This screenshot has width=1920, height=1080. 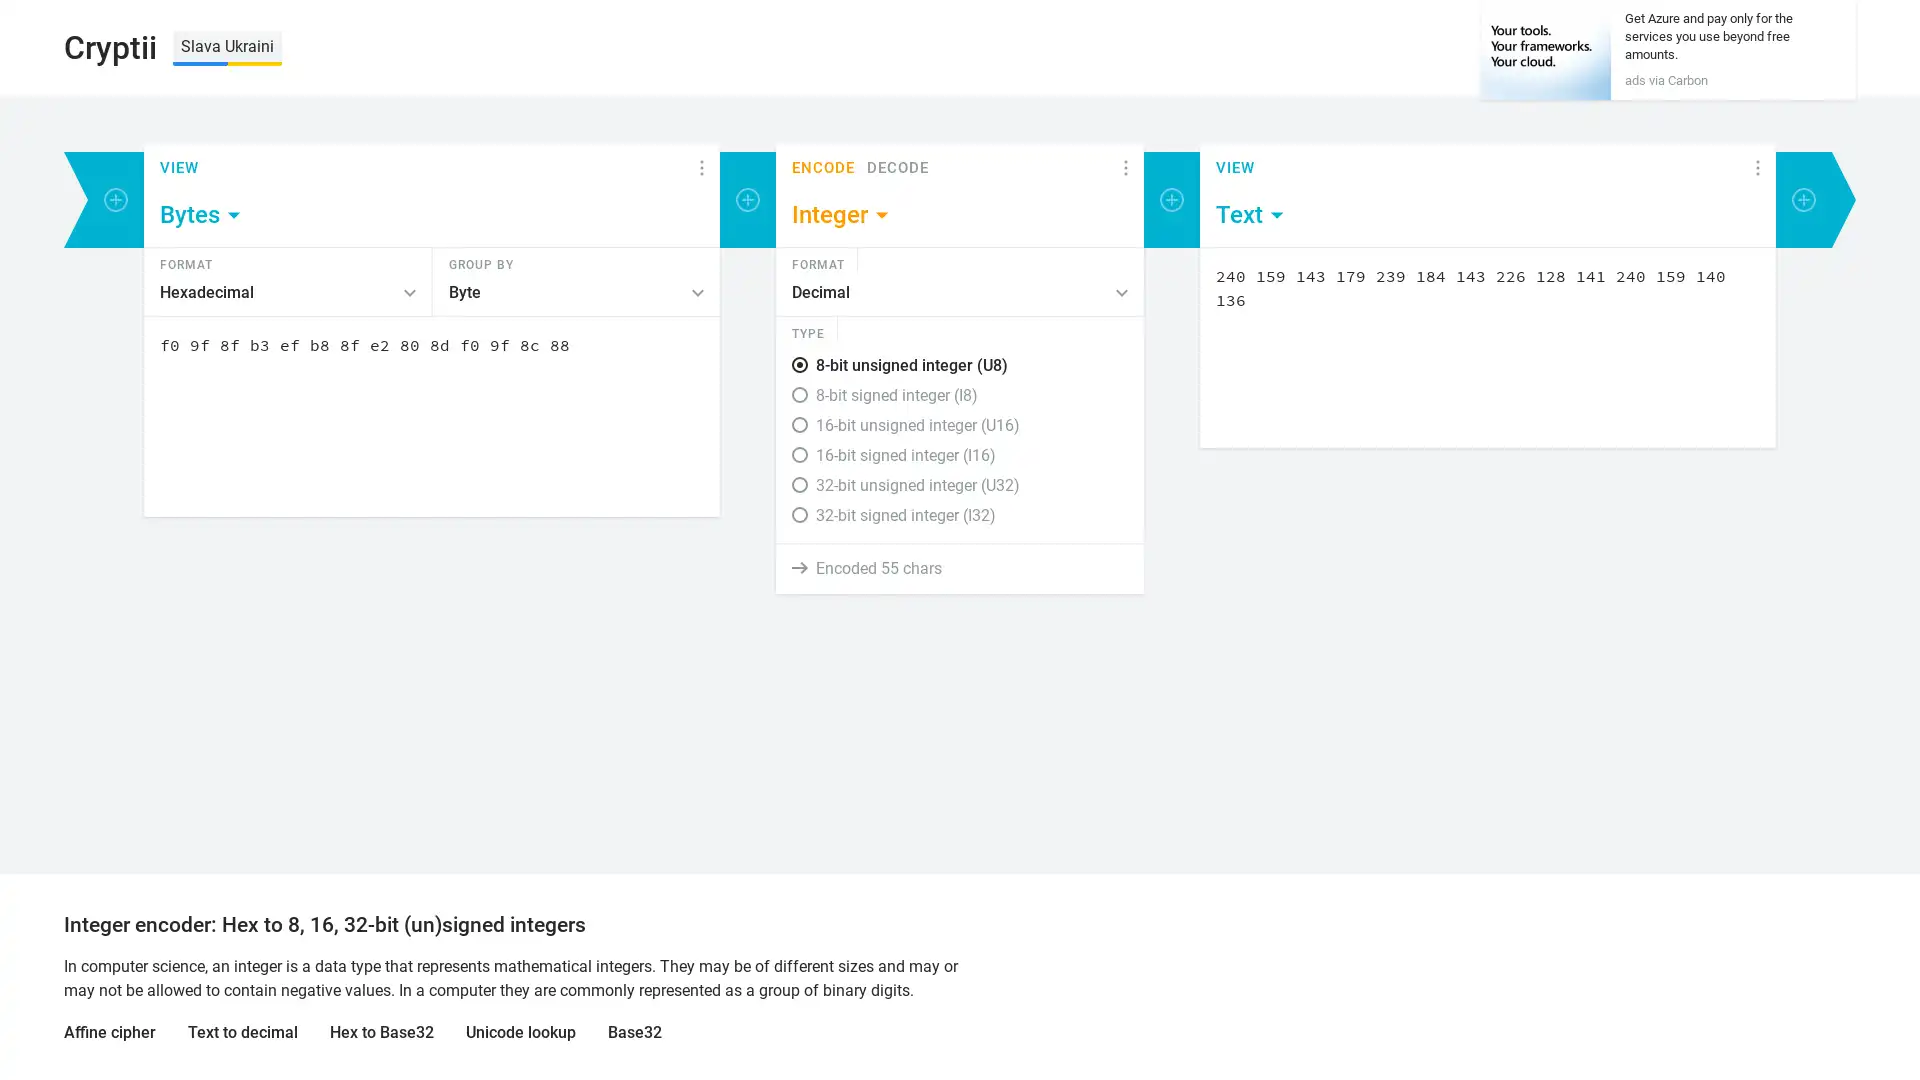 What do you see at coordinates (114, 200) in the screenshot?
I see `Add encoder or viewer` at bounding box center [114, 200].